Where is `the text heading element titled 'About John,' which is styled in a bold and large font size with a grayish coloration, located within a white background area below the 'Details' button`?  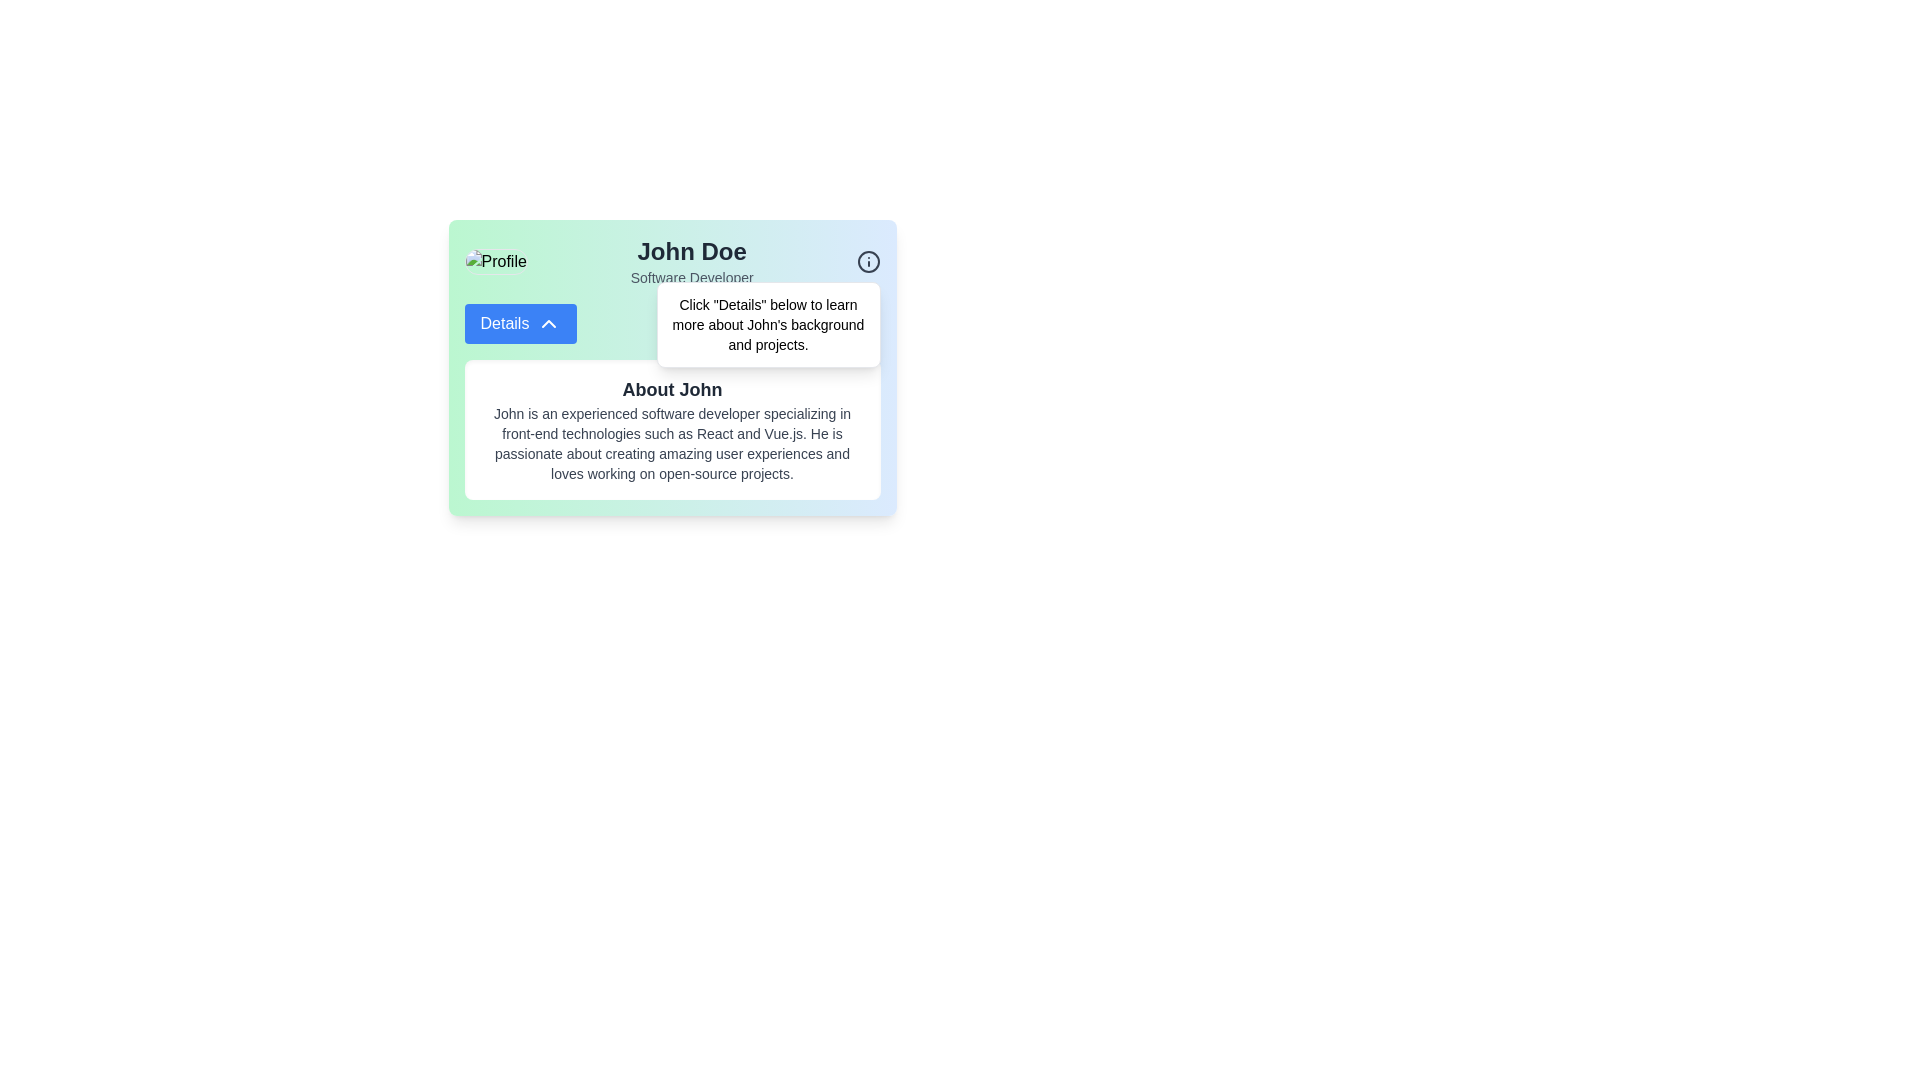 the text heading element titled 'About John,' which is styled in a bold and large font size with a grayish coloration, located within a white background area below the 'Details' button is located at coordinates (672, 389).